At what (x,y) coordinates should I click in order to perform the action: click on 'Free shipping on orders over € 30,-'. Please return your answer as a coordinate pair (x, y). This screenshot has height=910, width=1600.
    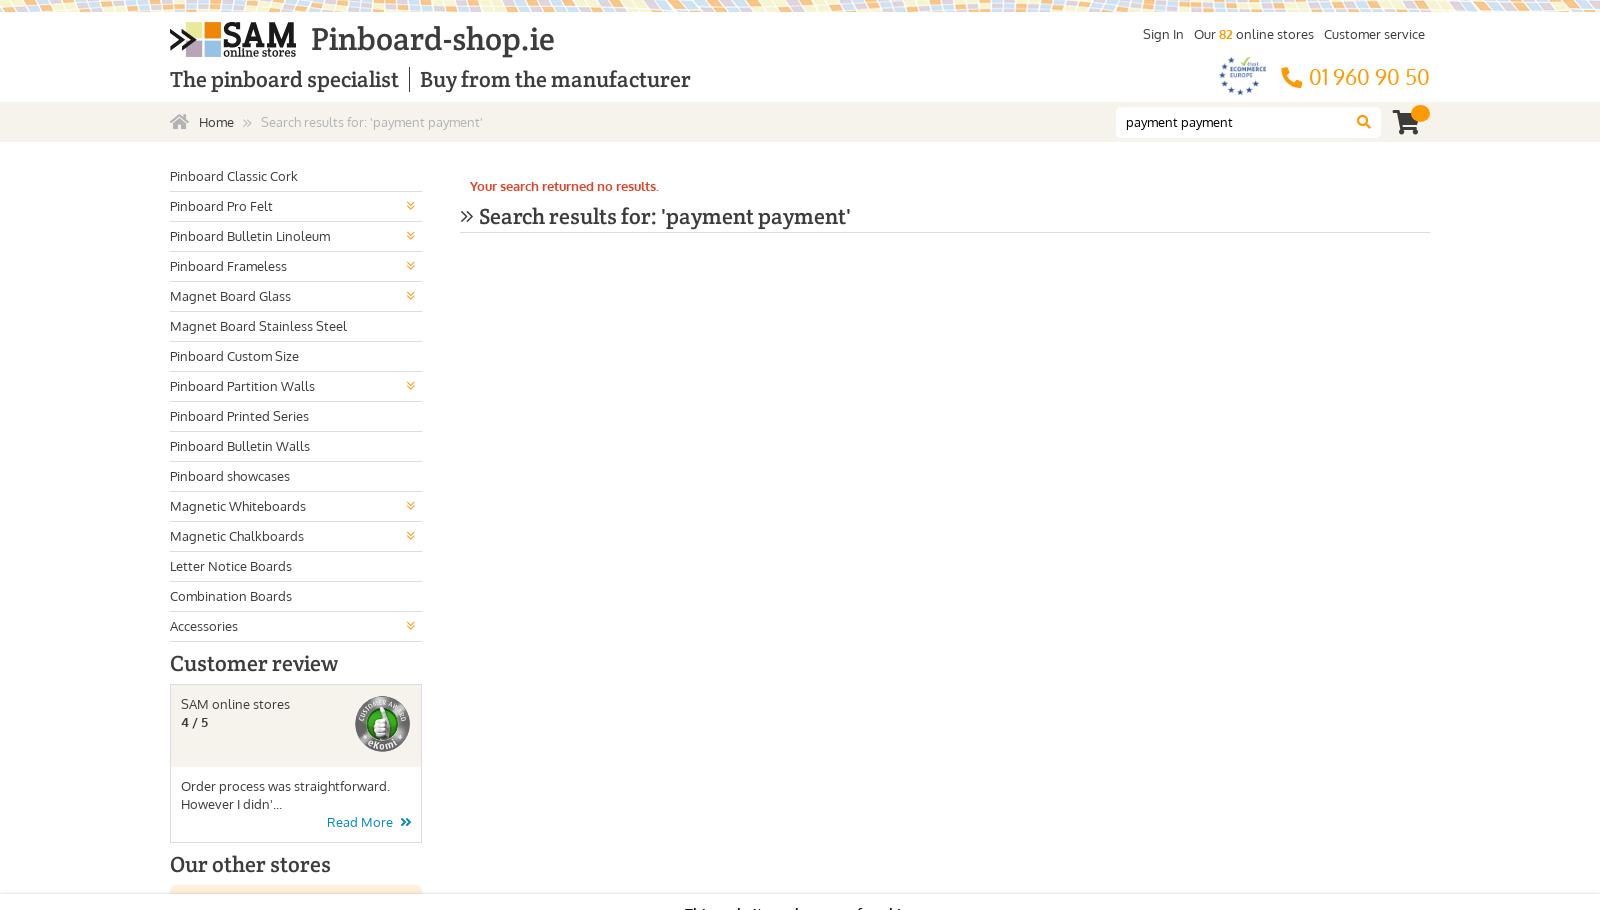
    Looking at the image, I should click on (587, 77).